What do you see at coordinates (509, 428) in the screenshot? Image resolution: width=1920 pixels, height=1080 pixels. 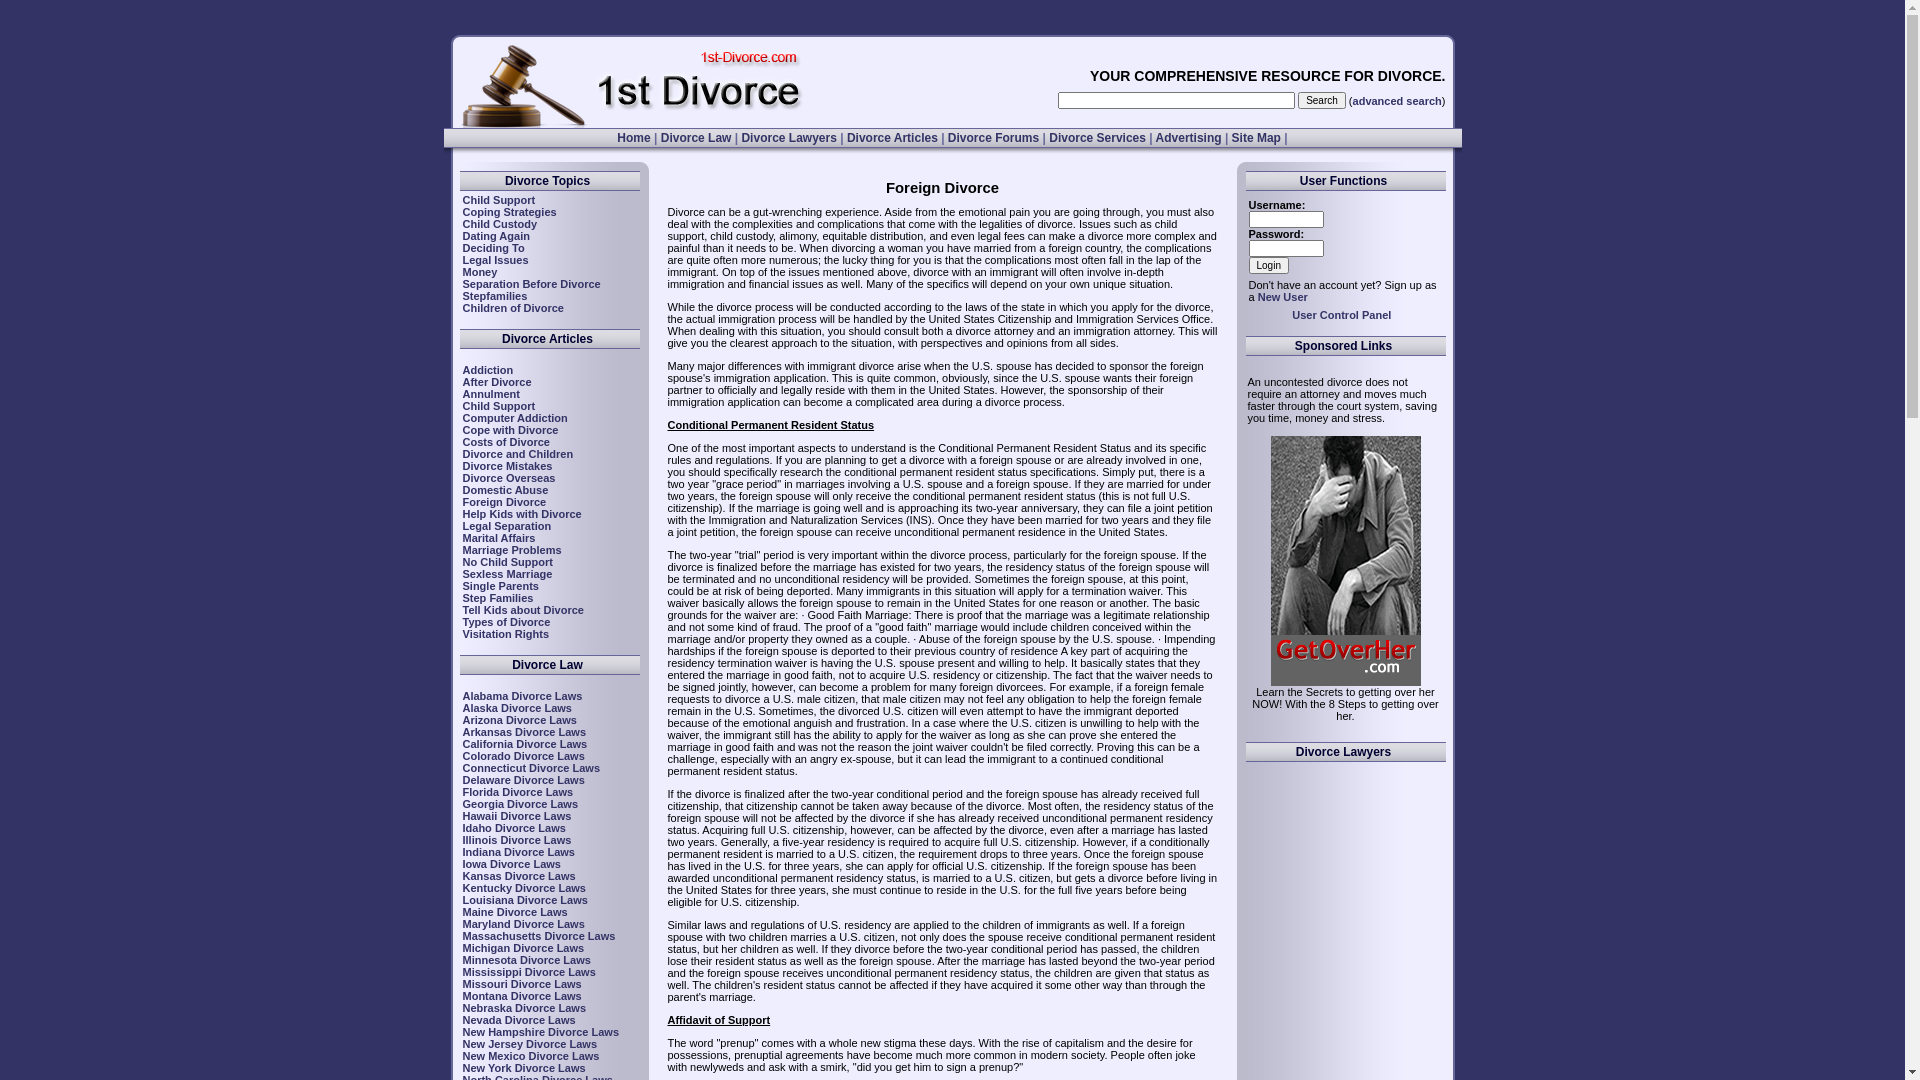 I see `'Cope with Divorce'` at bounding box center [509, 428].